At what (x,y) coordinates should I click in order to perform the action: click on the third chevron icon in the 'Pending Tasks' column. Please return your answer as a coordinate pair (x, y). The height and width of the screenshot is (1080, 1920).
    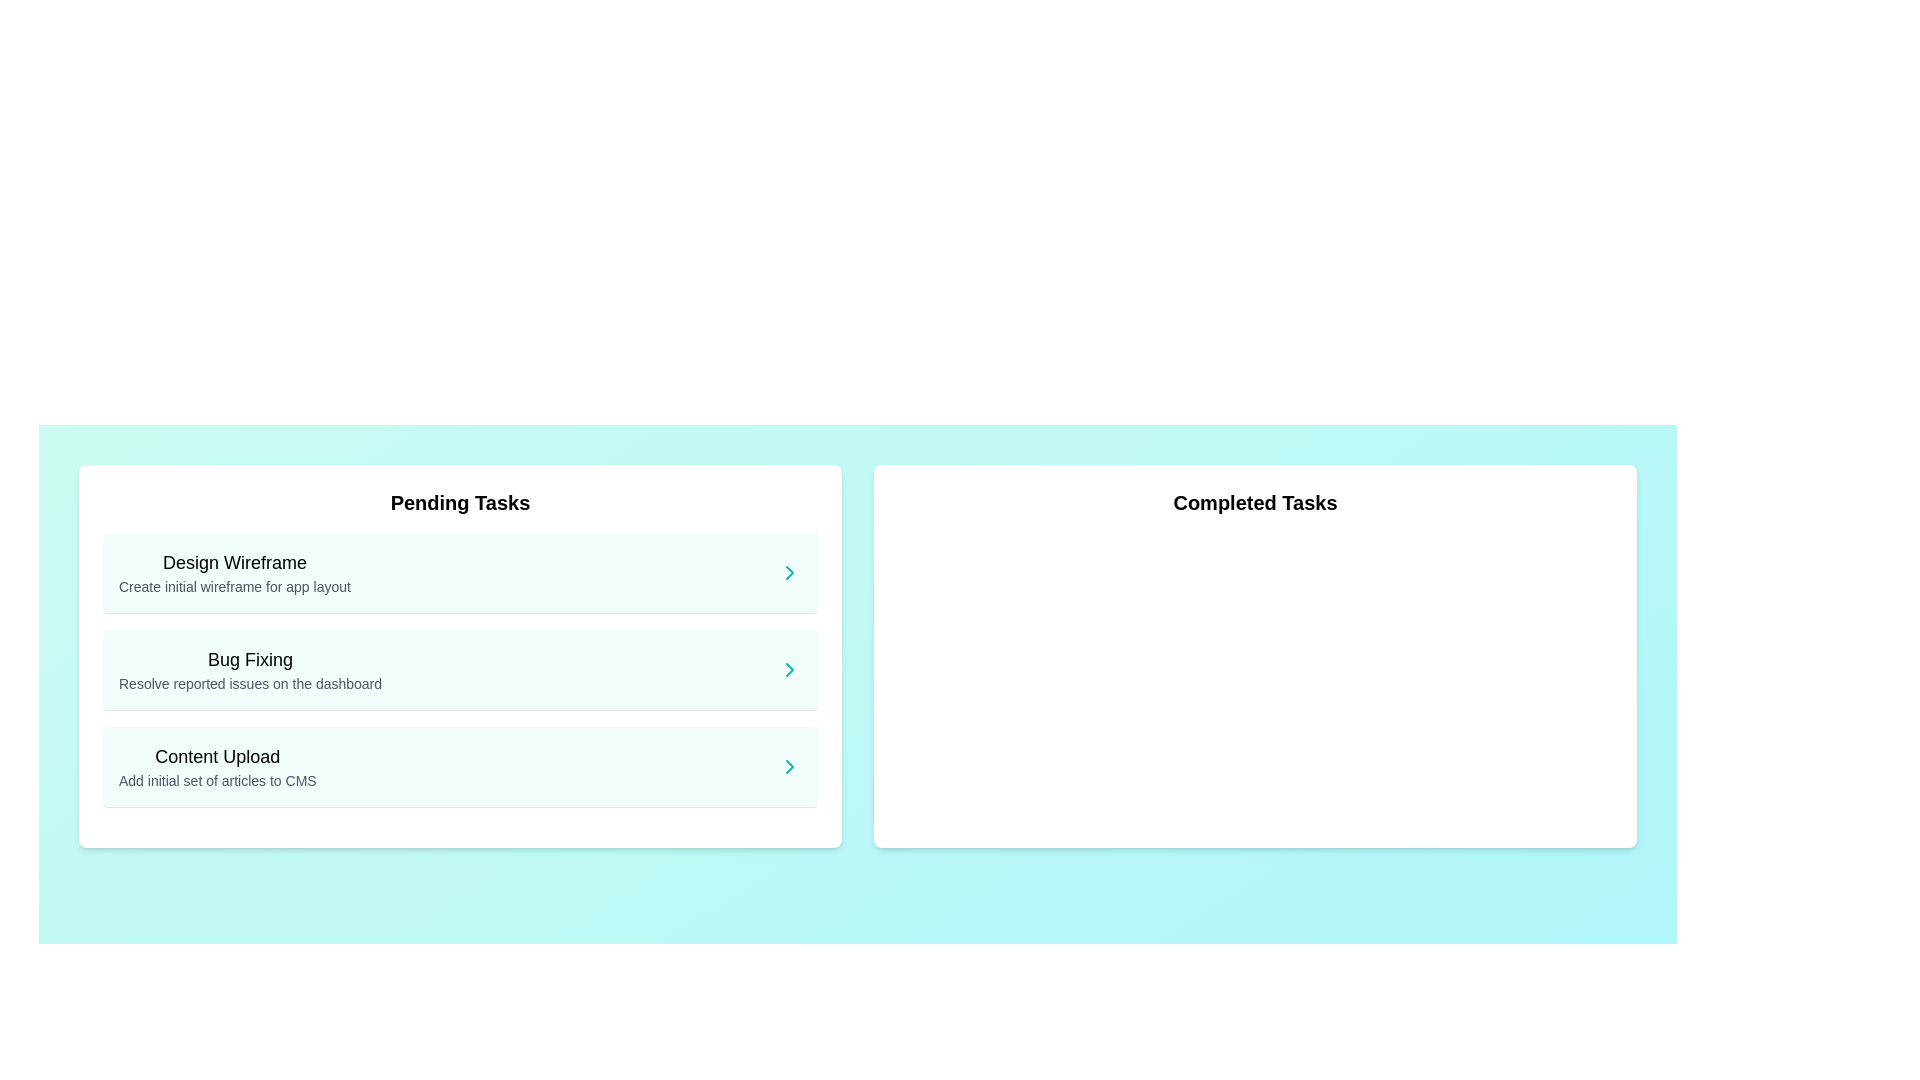
    Looking at the image, I should click on (789, 766).